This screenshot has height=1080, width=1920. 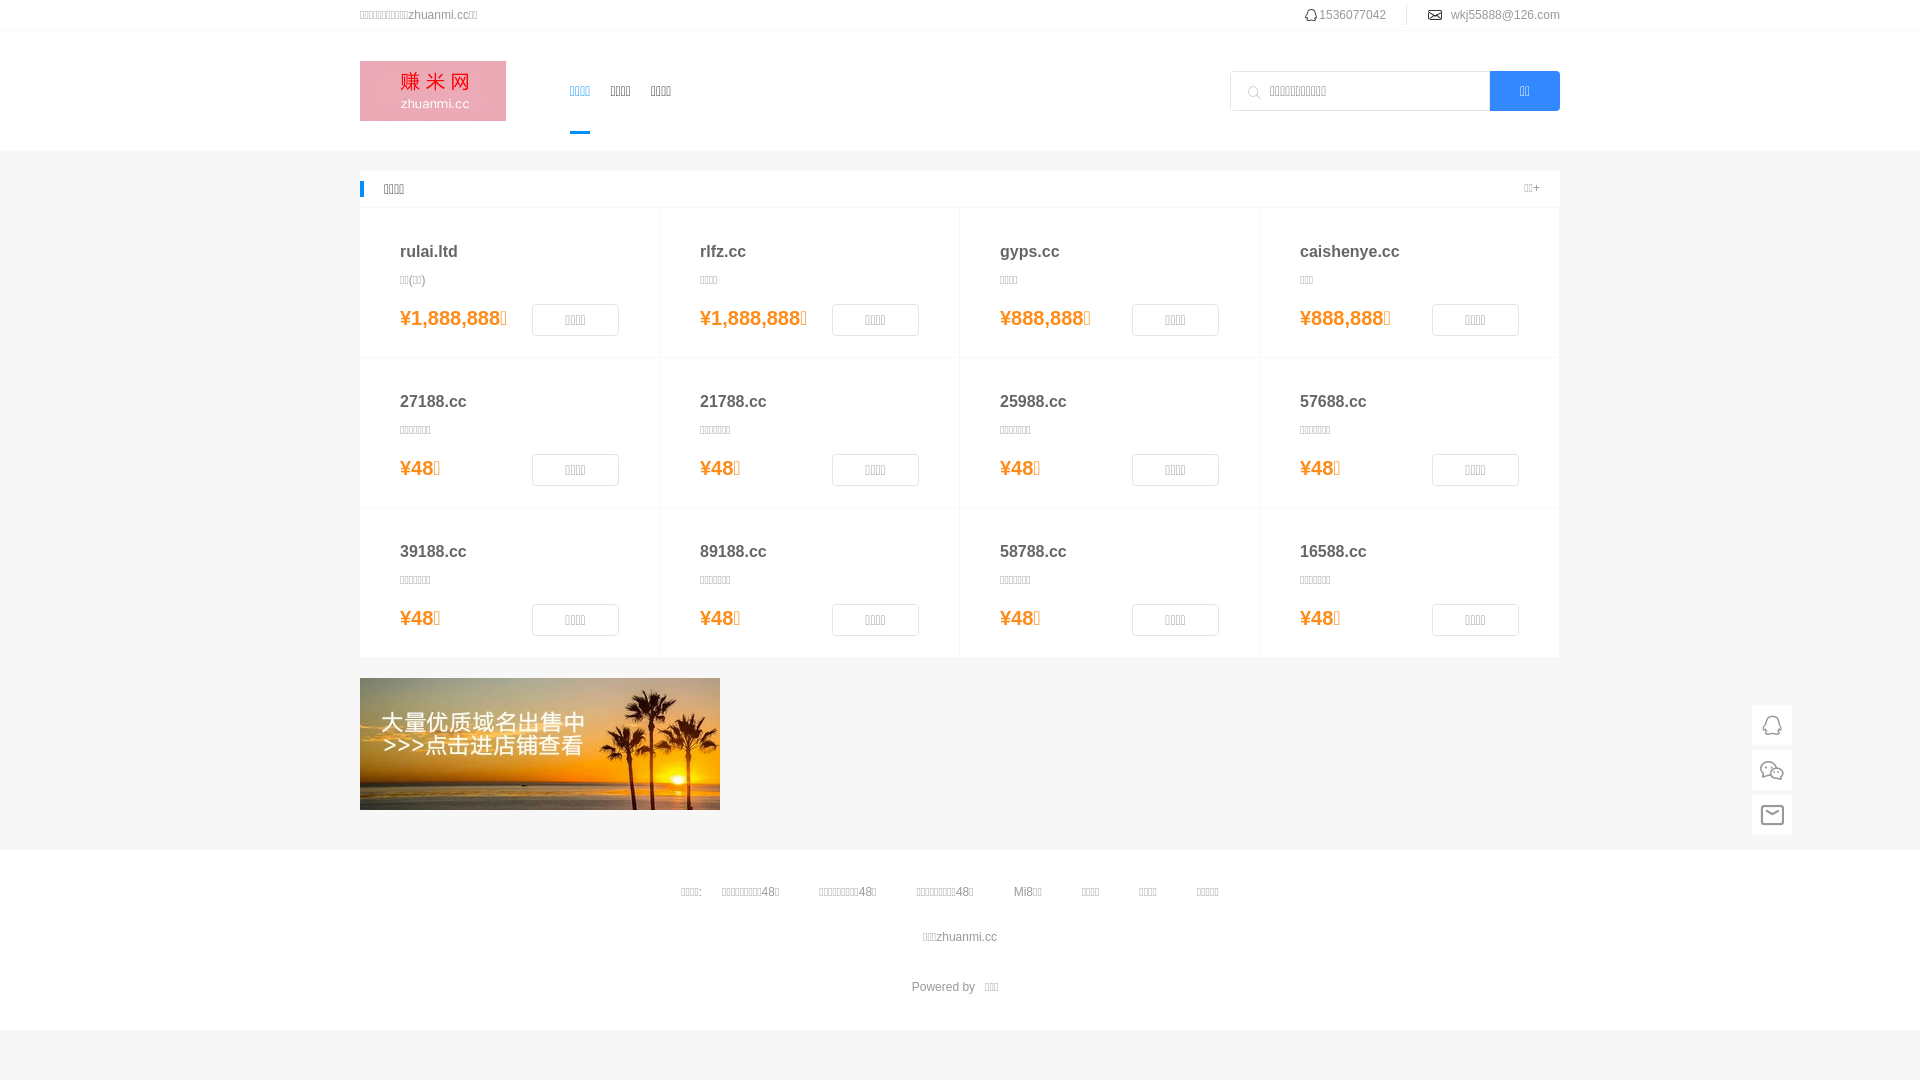 I want to click on 'wkj55888@126.com', so click(x=1505, y=15).